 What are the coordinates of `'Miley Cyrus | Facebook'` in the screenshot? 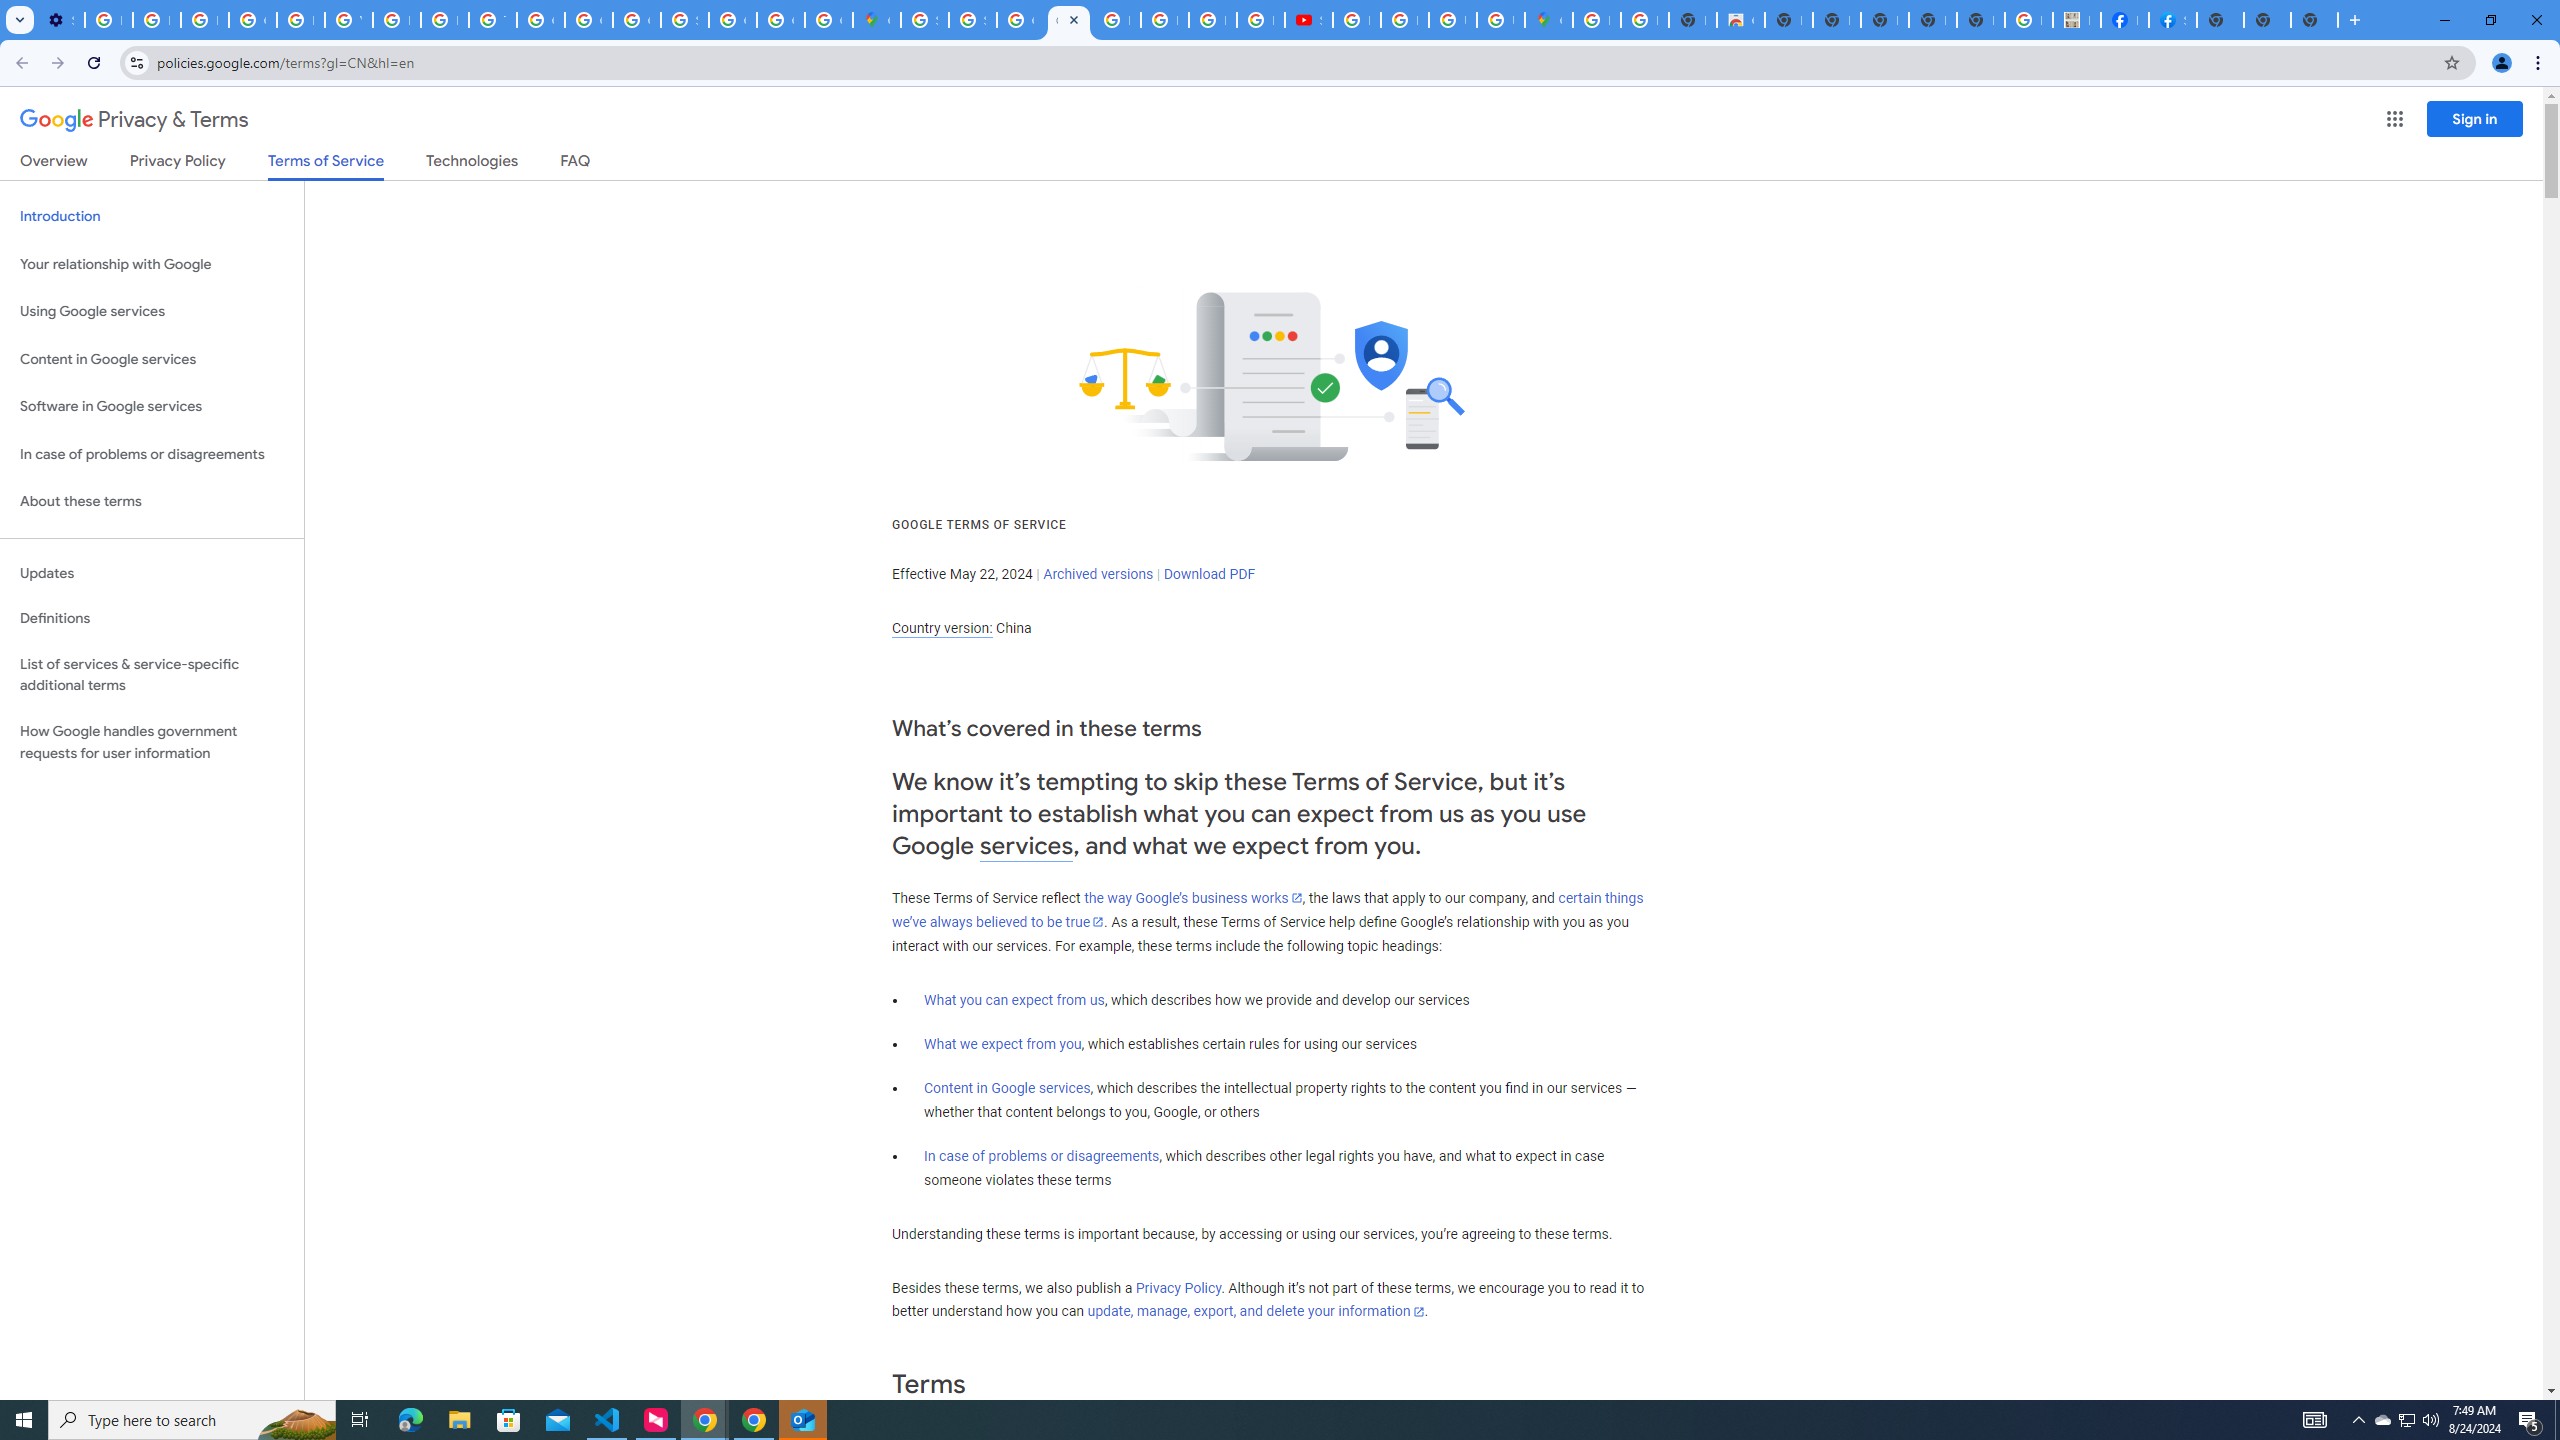 It's located at (2123, 19).